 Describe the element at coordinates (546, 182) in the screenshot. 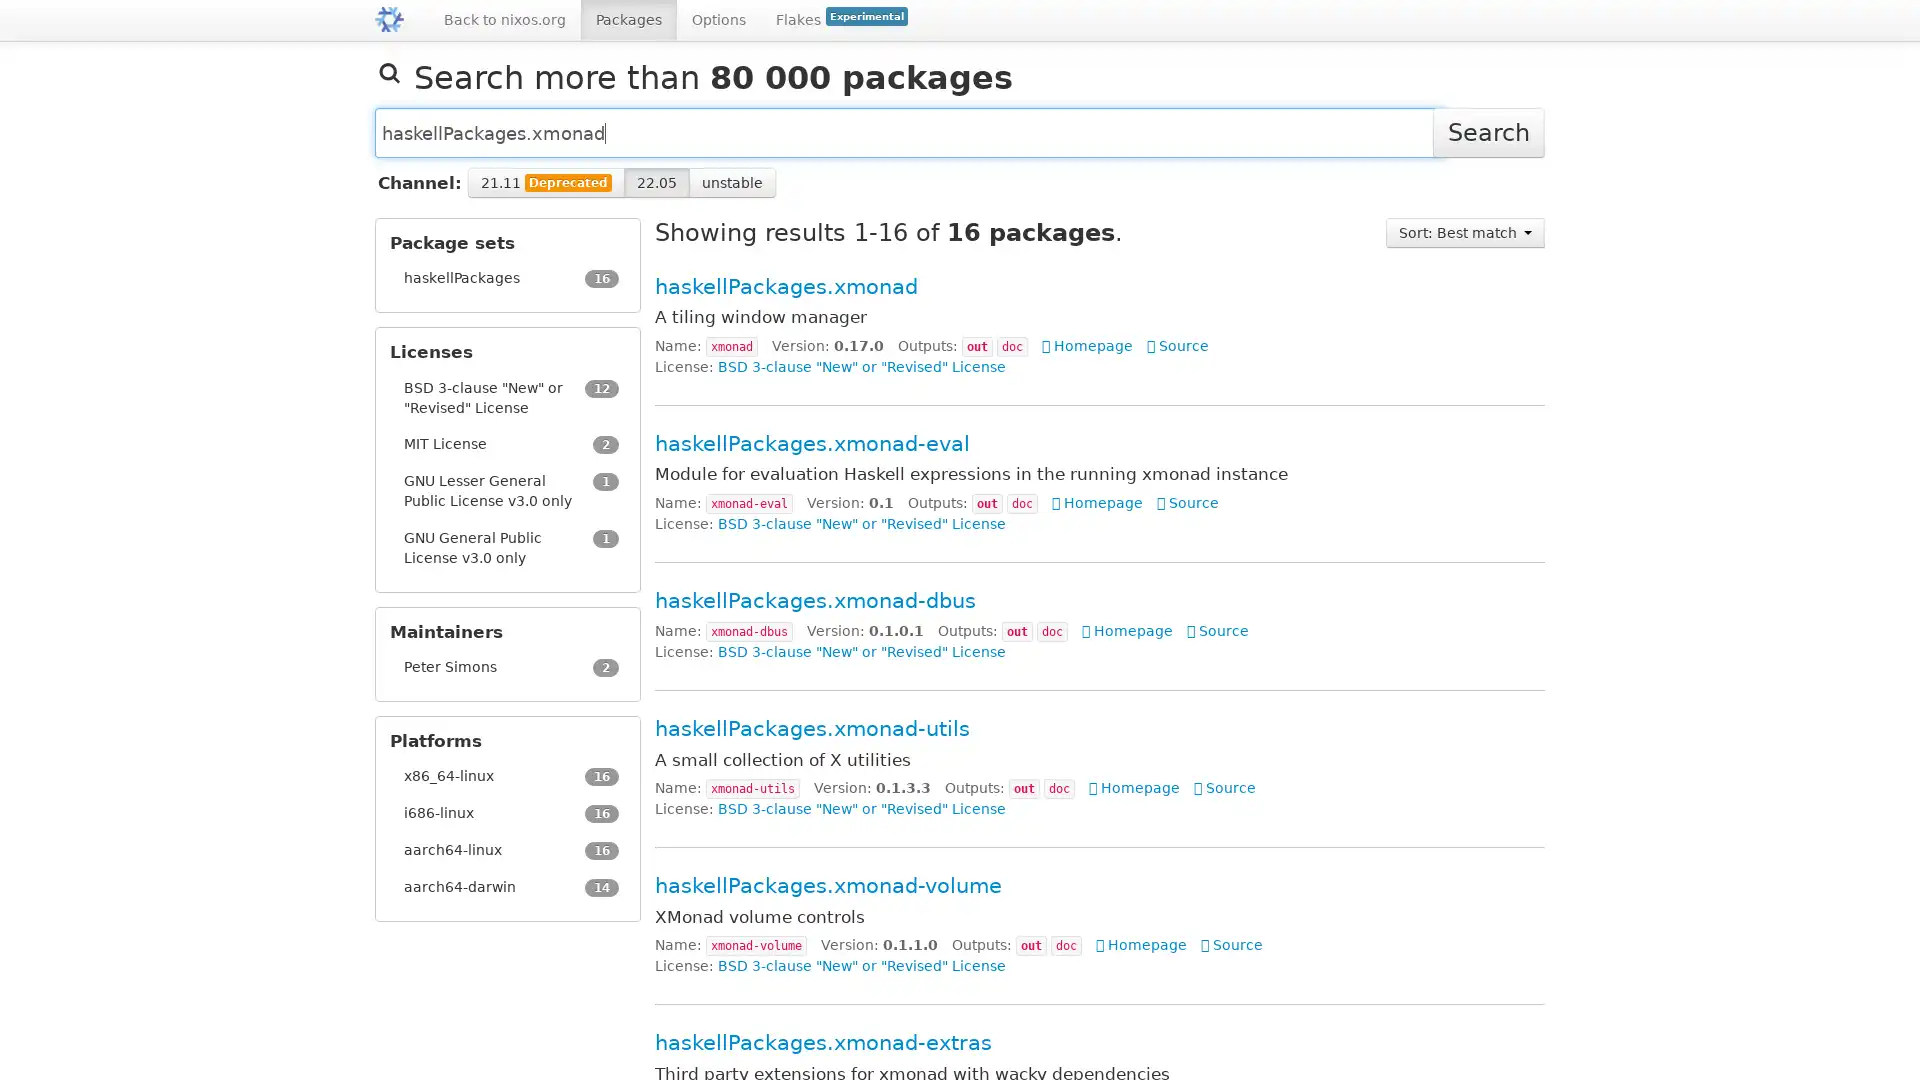

I see `21.11Deprecated` at that location.